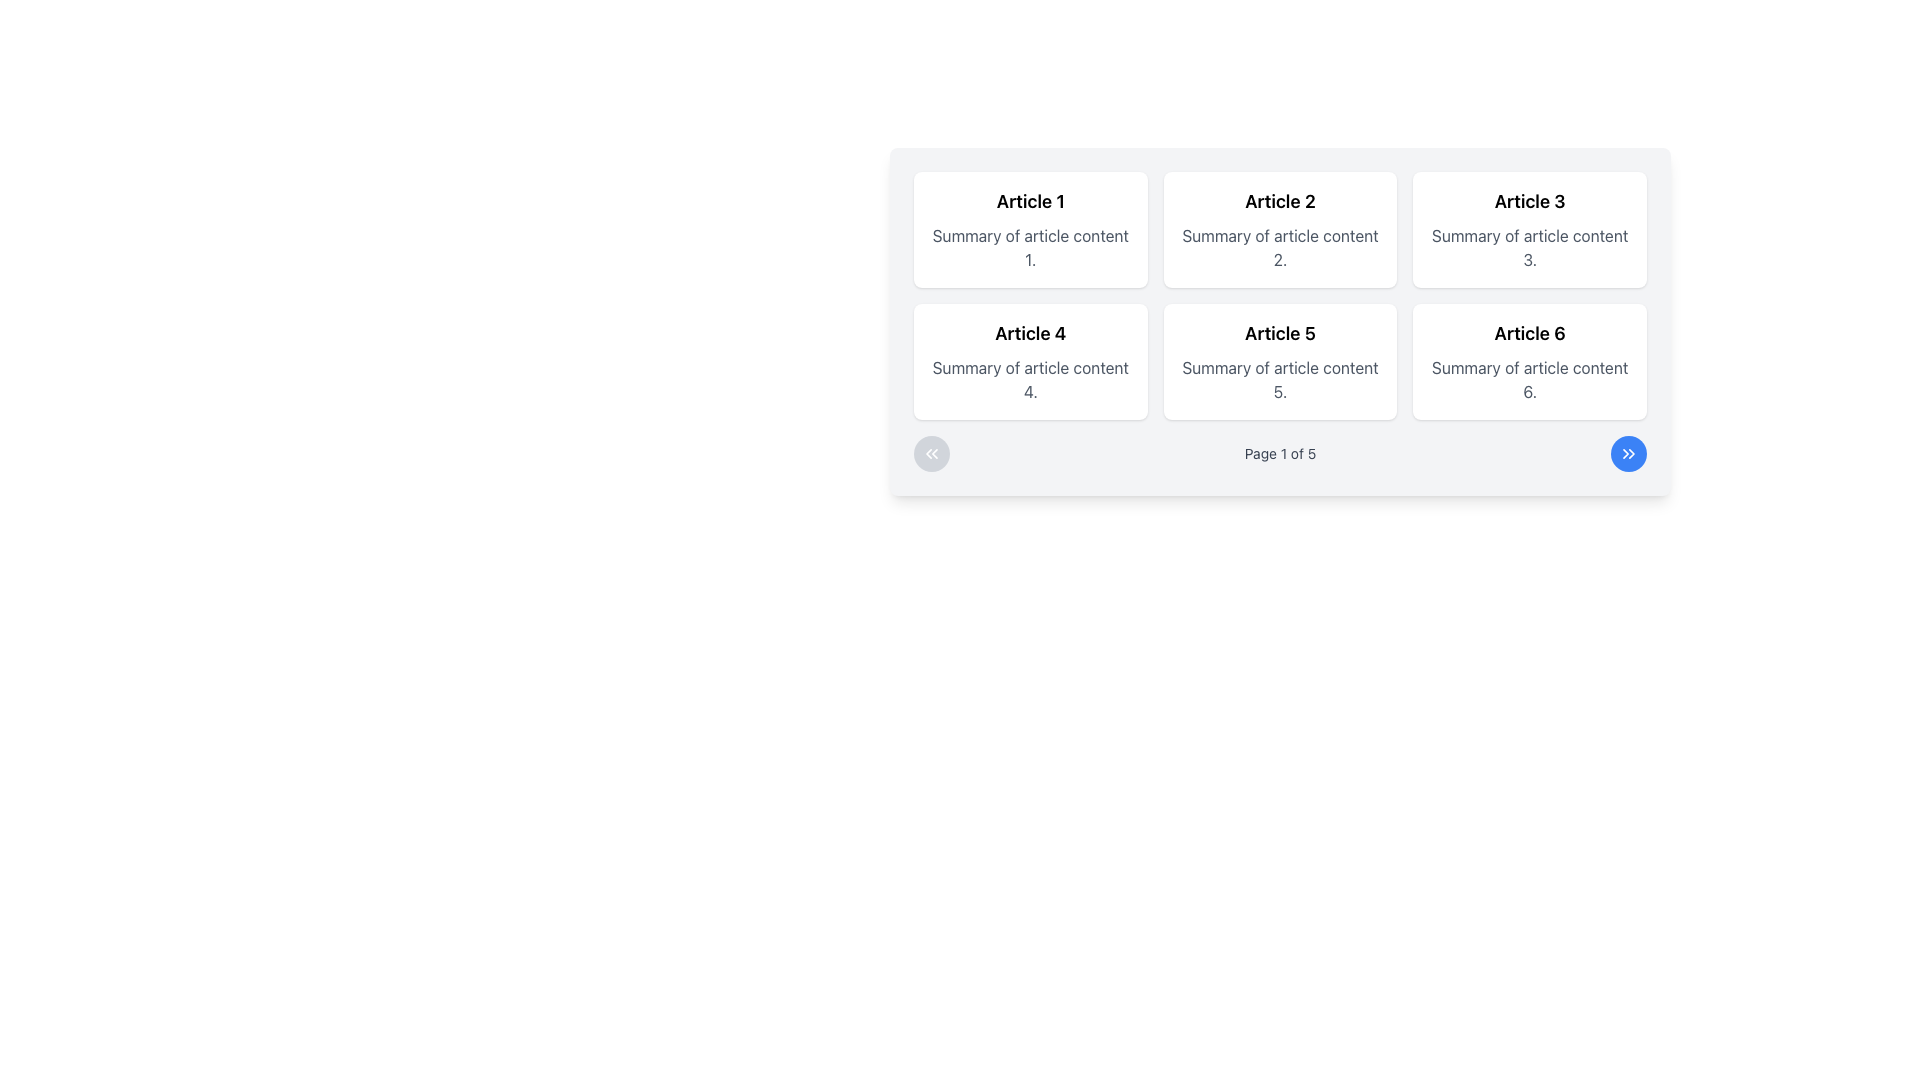 Image resolution: width=1920 pixels, height=1080 pixels. I want to click on the text displaying the phrase 'Summary of article content 4.' located beneath the header 'Article 4' in the second row and first column of the grid layout, so click(1030, 380).